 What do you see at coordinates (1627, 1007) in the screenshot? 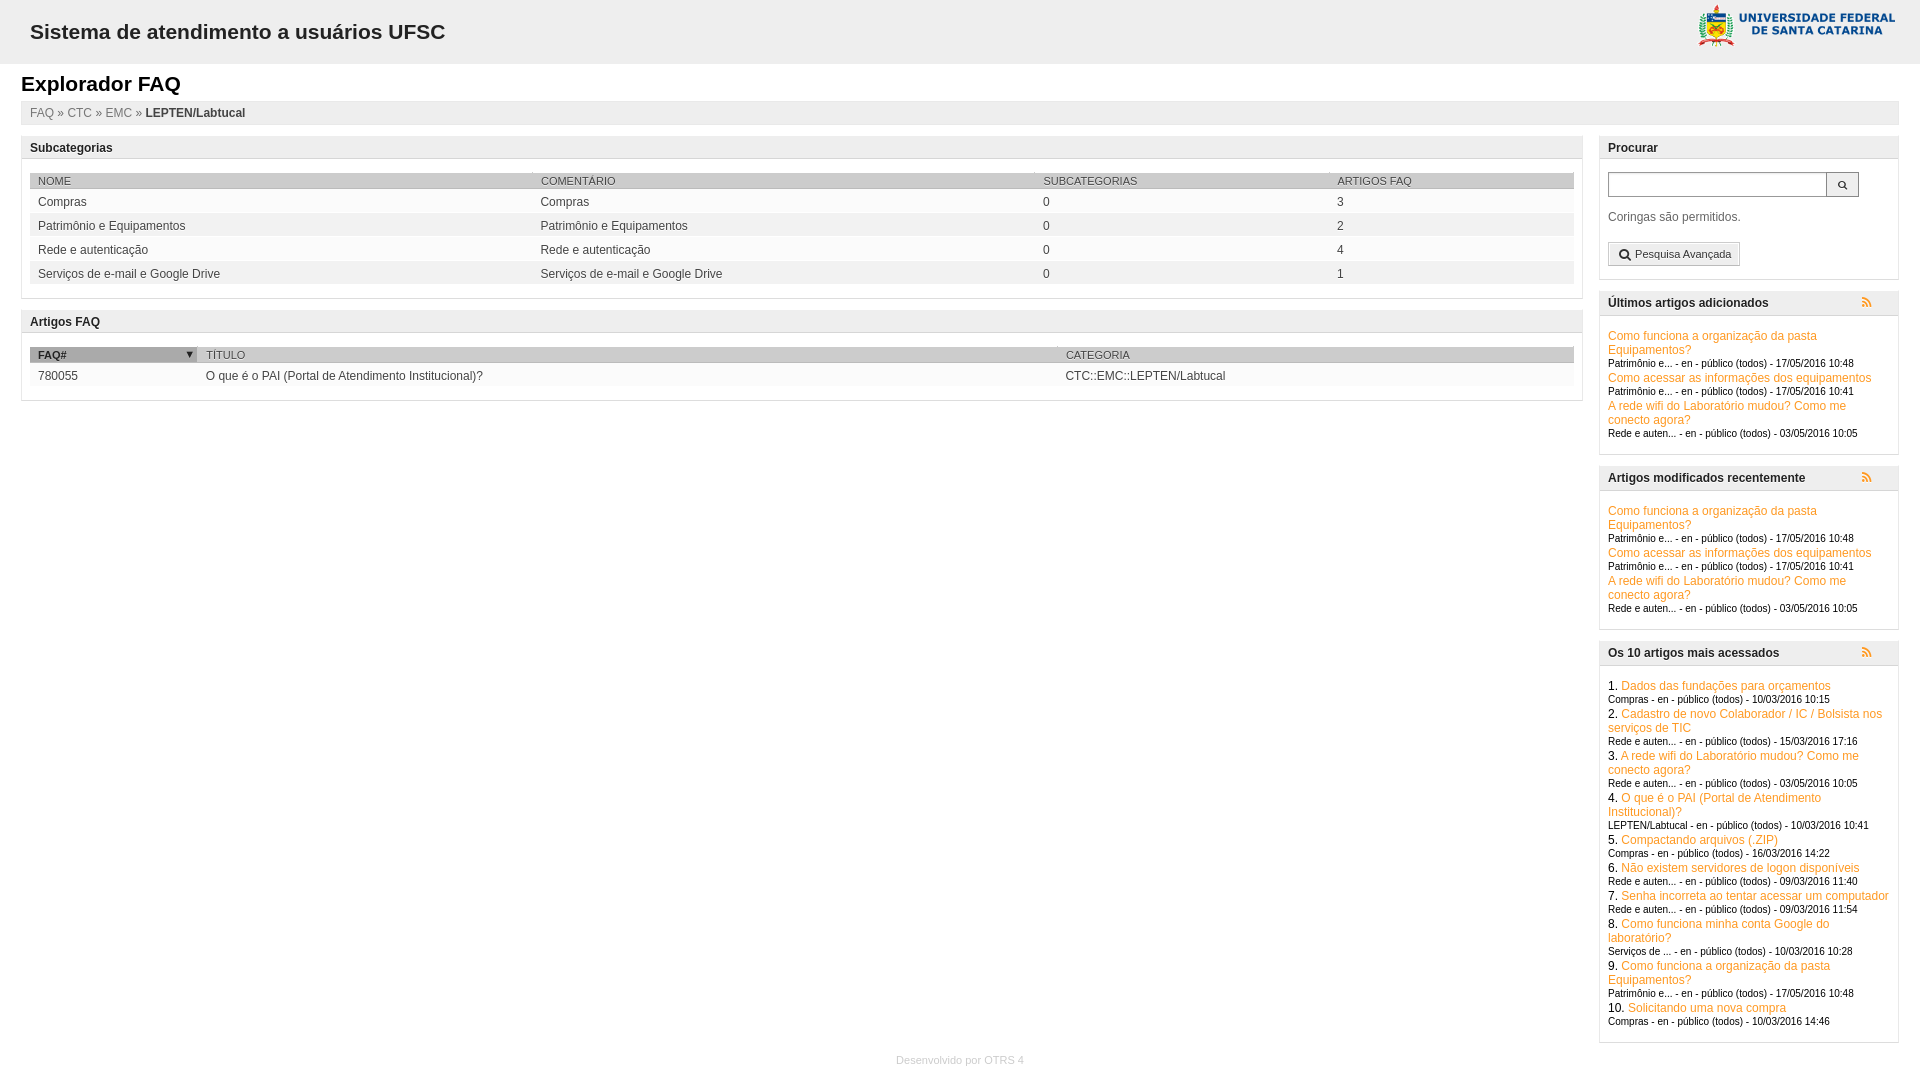
I see `'Solicitando uma nova compra'` at bounding box center [1627, 1007].